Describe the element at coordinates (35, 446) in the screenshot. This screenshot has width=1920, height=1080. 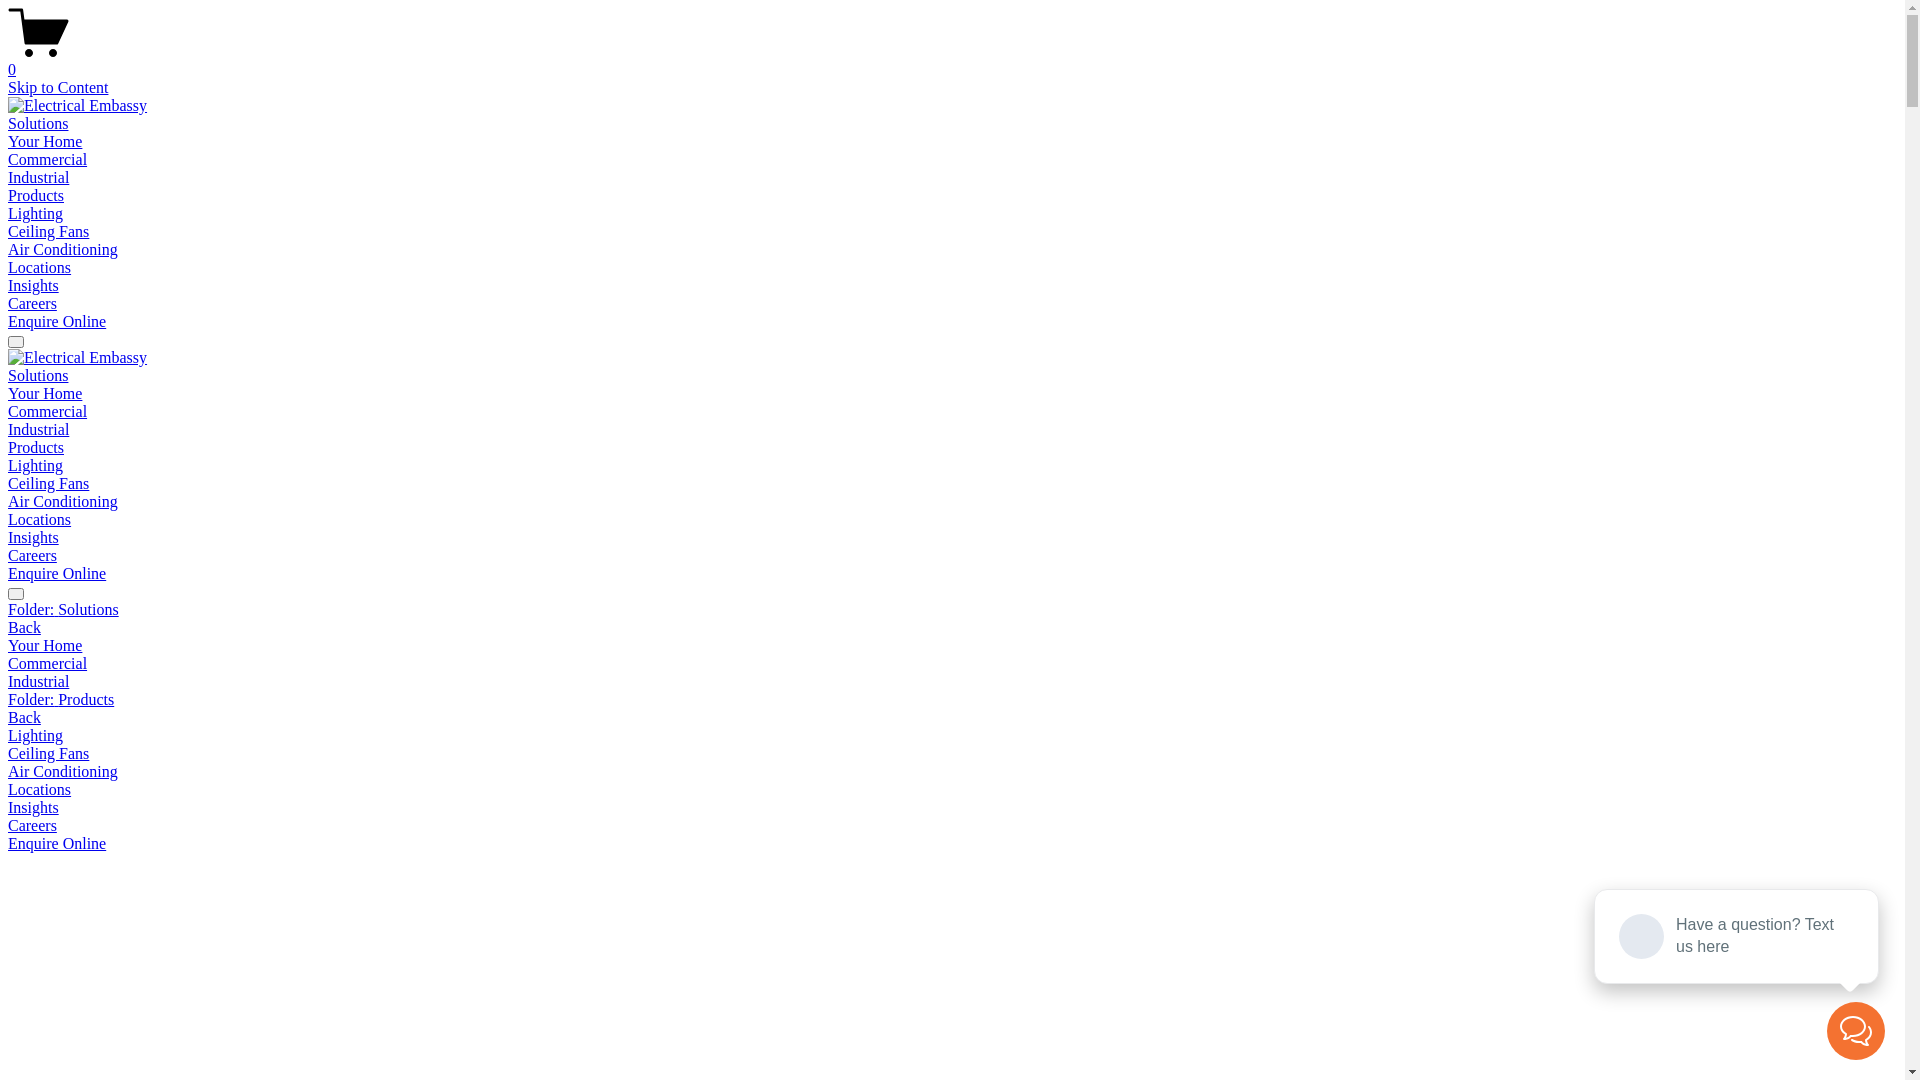
I see `'Products'` at that location.